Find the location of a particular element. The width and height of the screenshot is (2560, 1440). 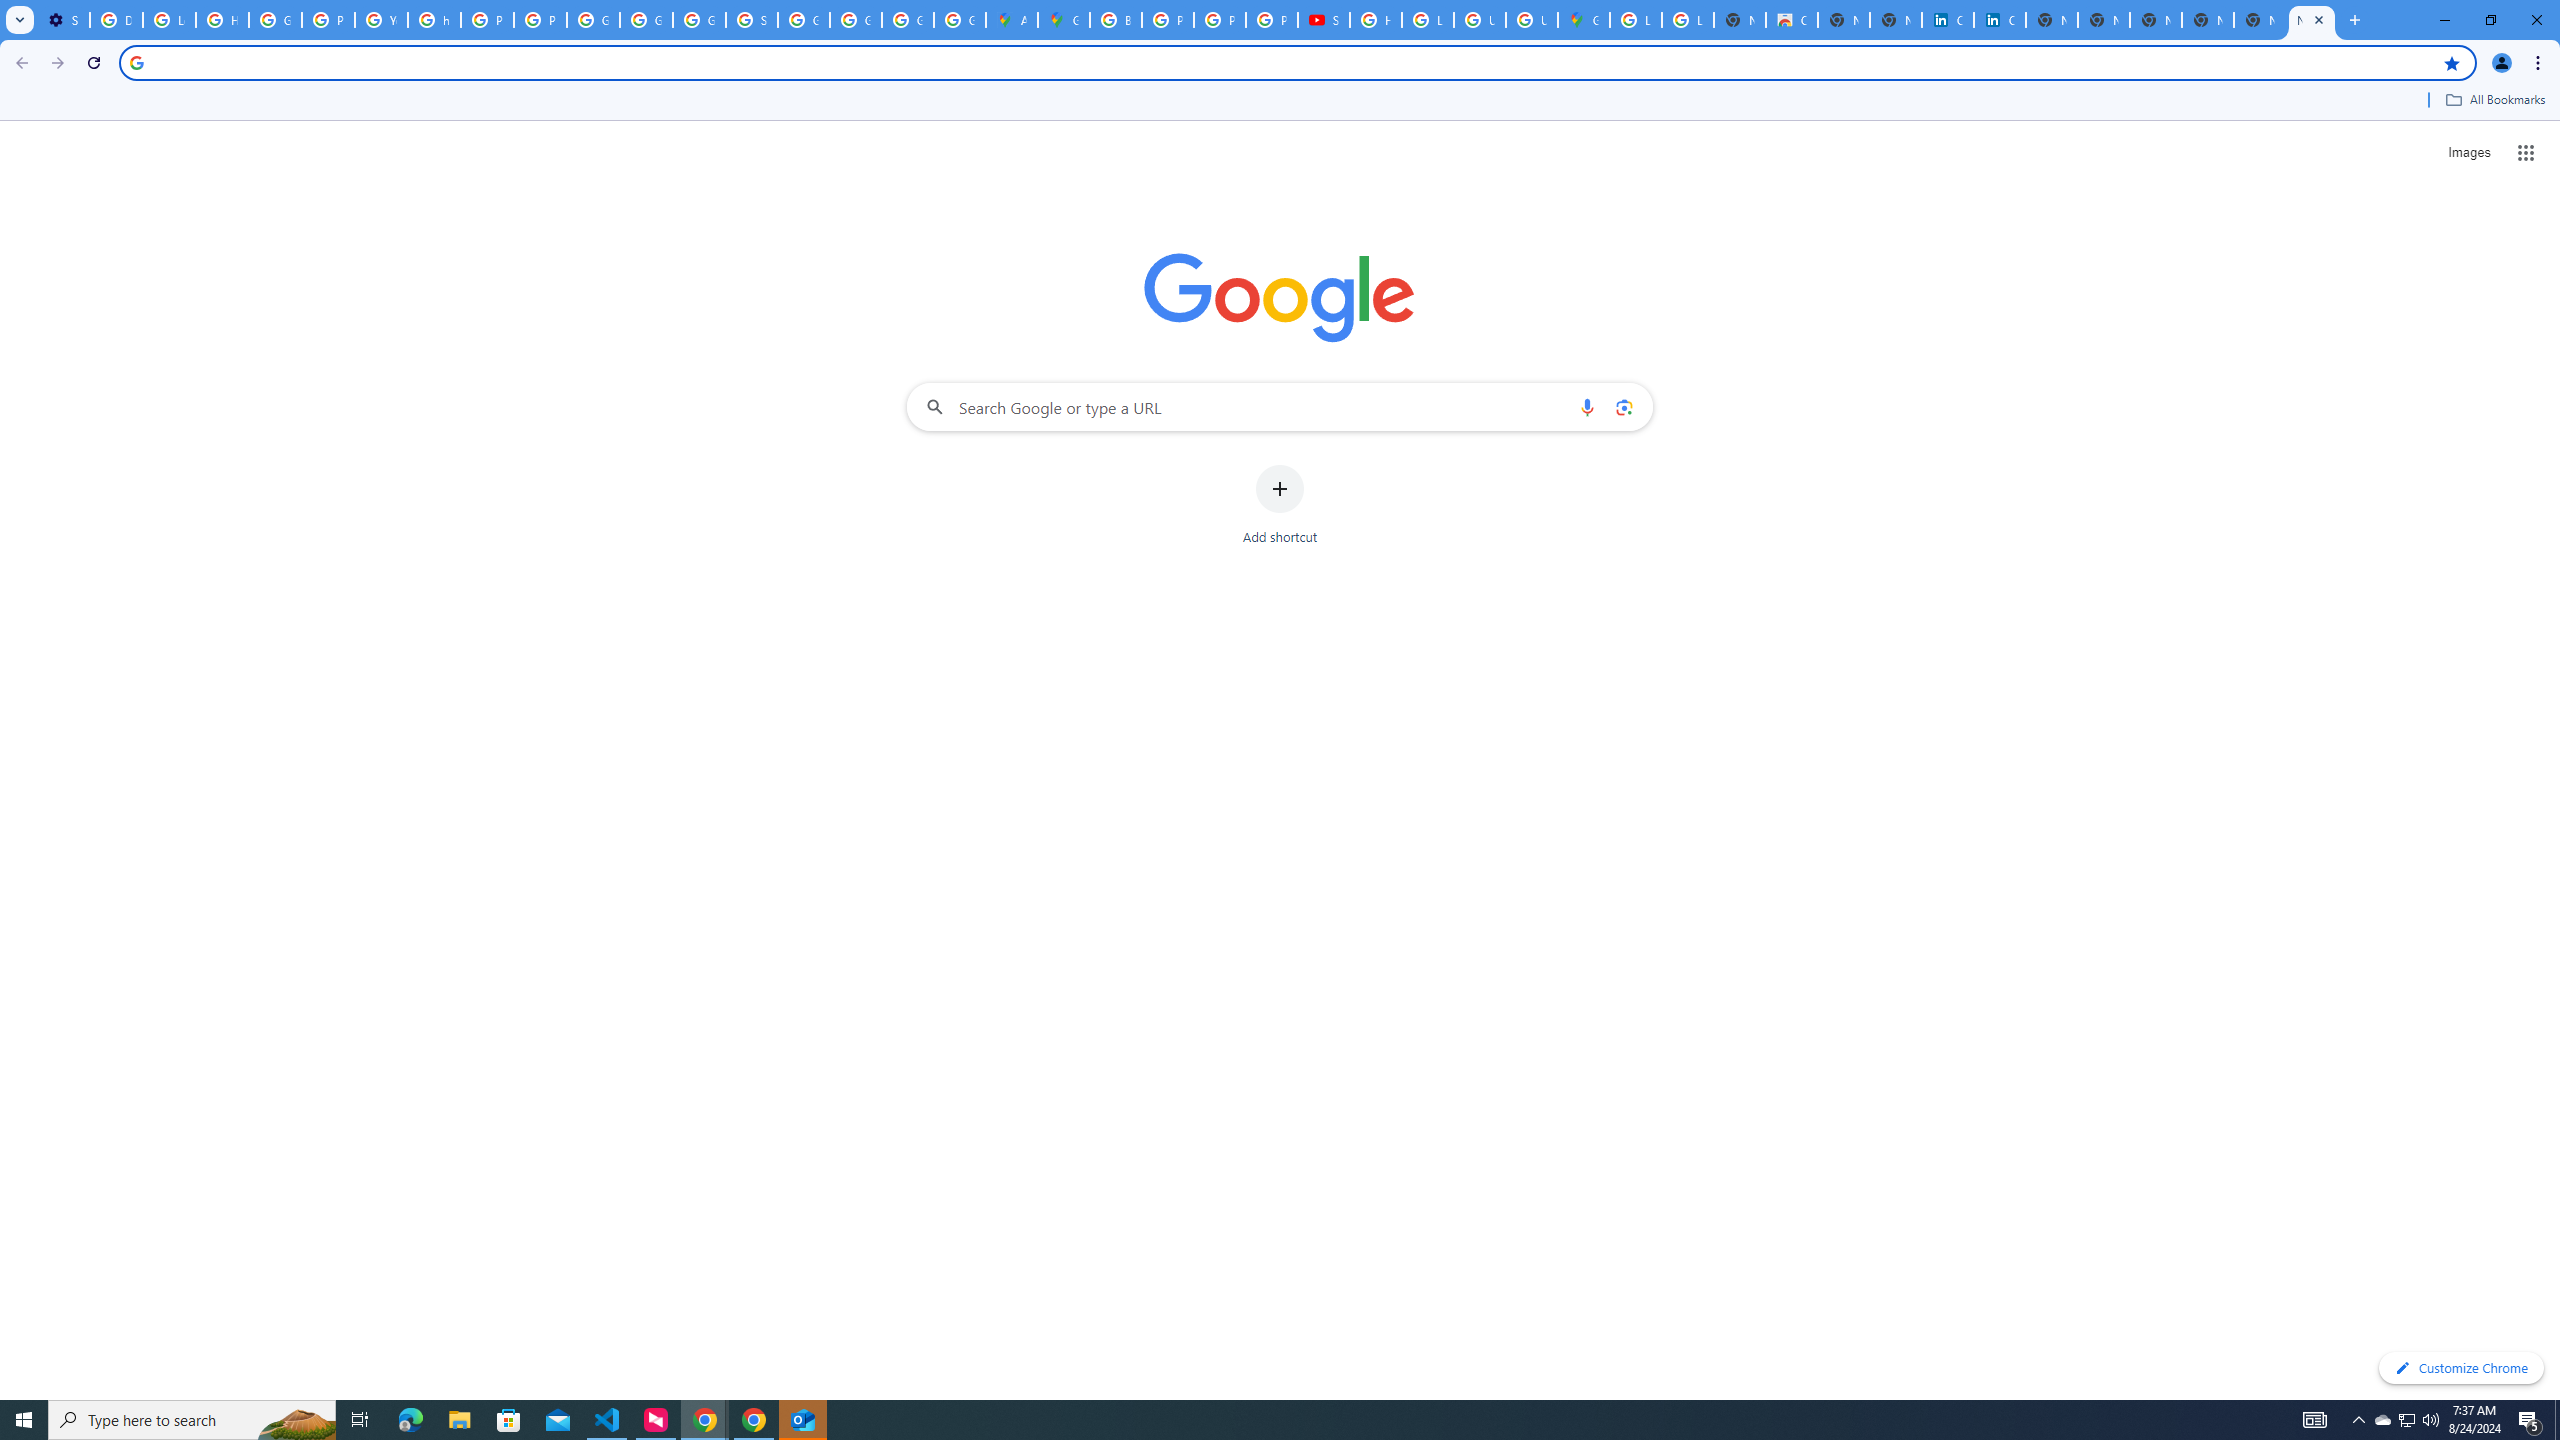

'Google Maps' is located at coordinates (1063, 19).